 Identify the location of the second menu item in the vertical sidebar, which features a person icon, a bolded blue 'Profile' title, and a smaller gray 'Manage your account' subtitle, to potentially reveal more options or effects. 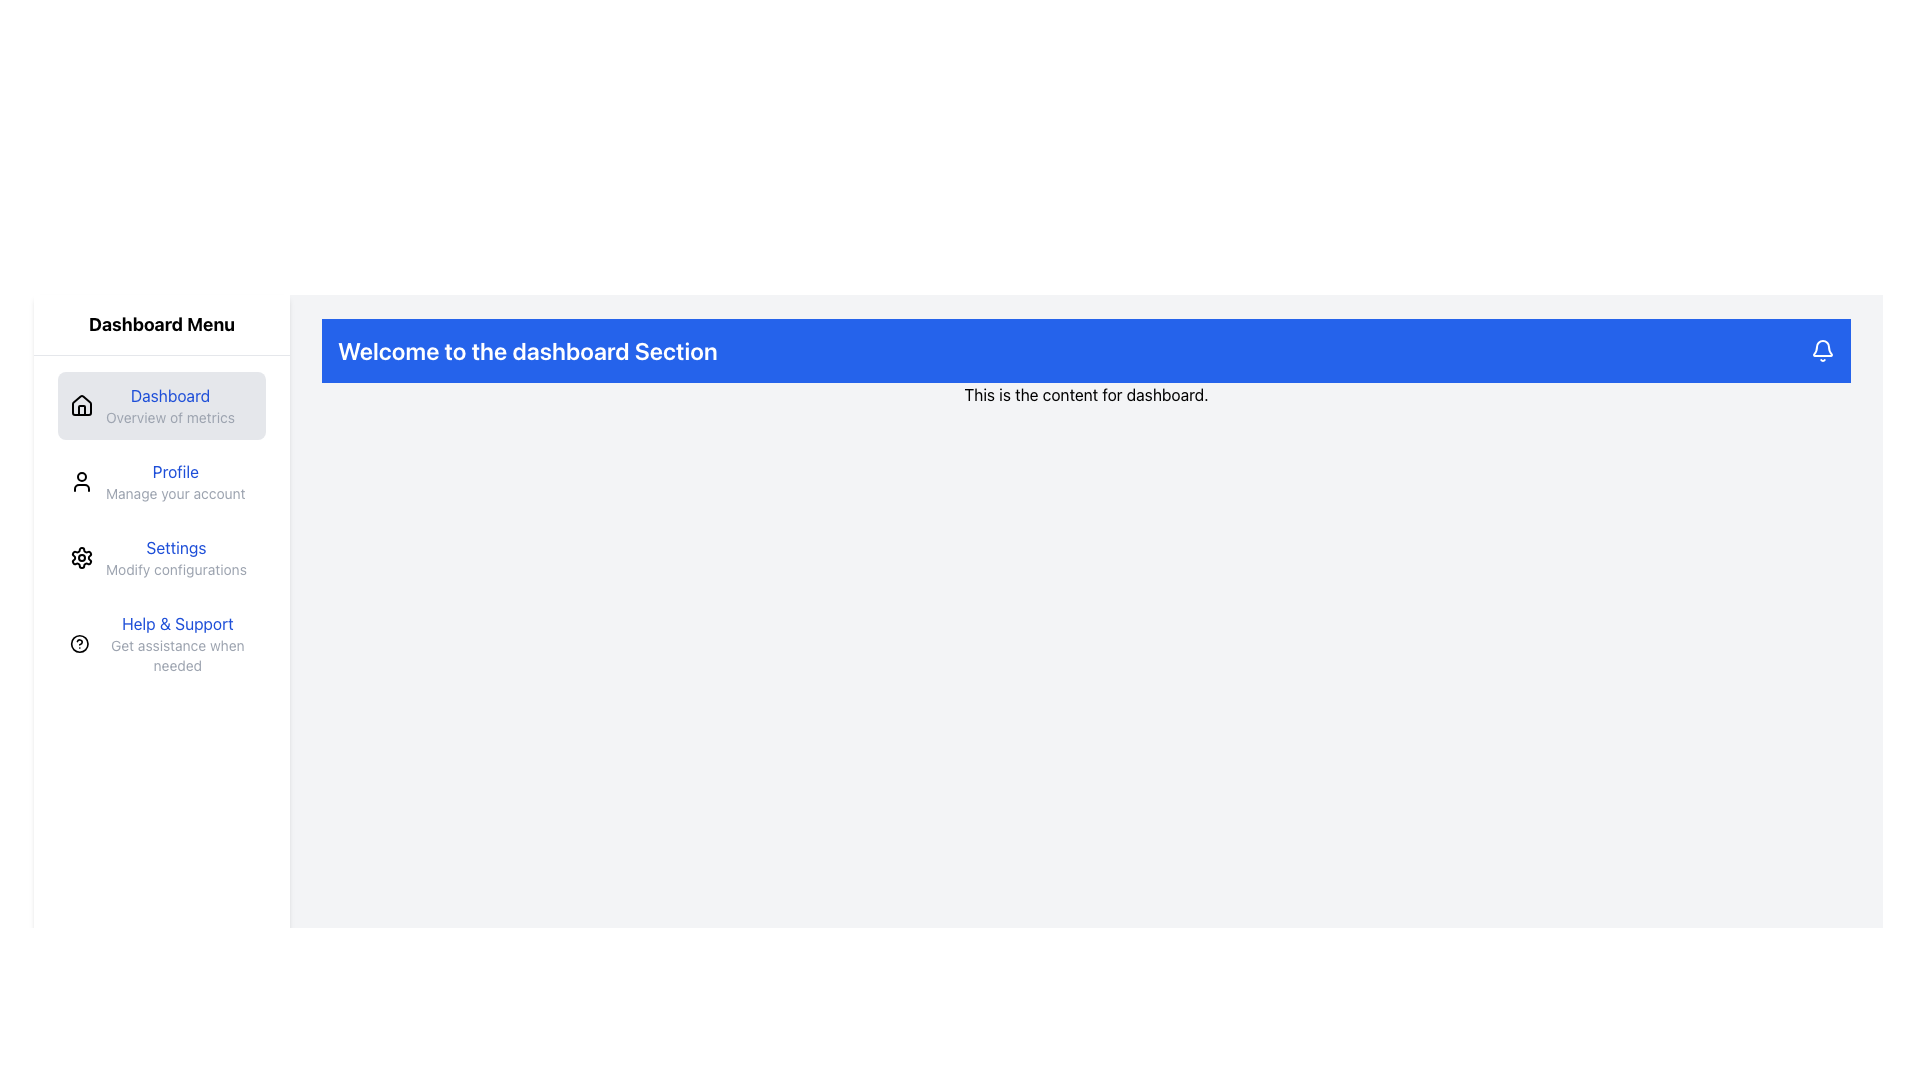
(162, 482).